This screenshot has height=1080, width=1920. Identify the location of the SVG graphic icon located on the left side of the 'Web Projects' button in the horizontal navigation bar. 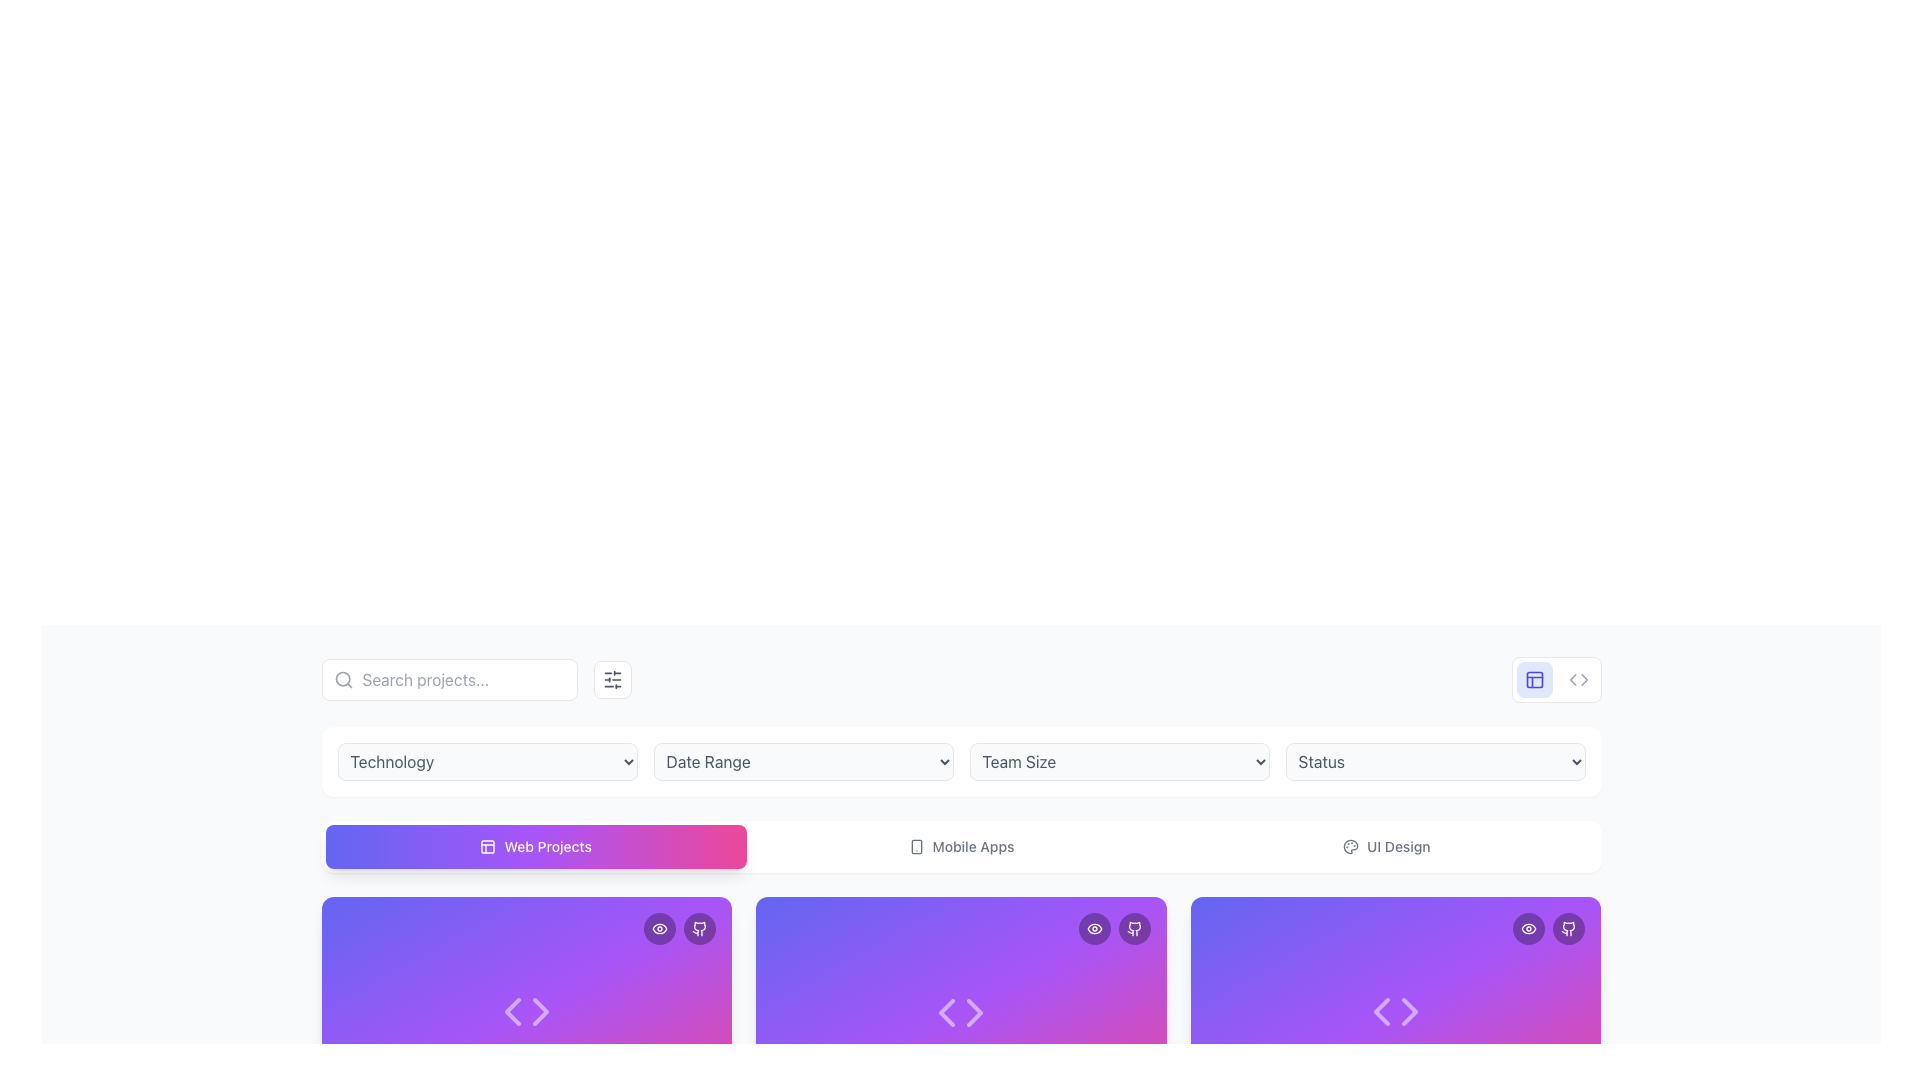
(488, 847).